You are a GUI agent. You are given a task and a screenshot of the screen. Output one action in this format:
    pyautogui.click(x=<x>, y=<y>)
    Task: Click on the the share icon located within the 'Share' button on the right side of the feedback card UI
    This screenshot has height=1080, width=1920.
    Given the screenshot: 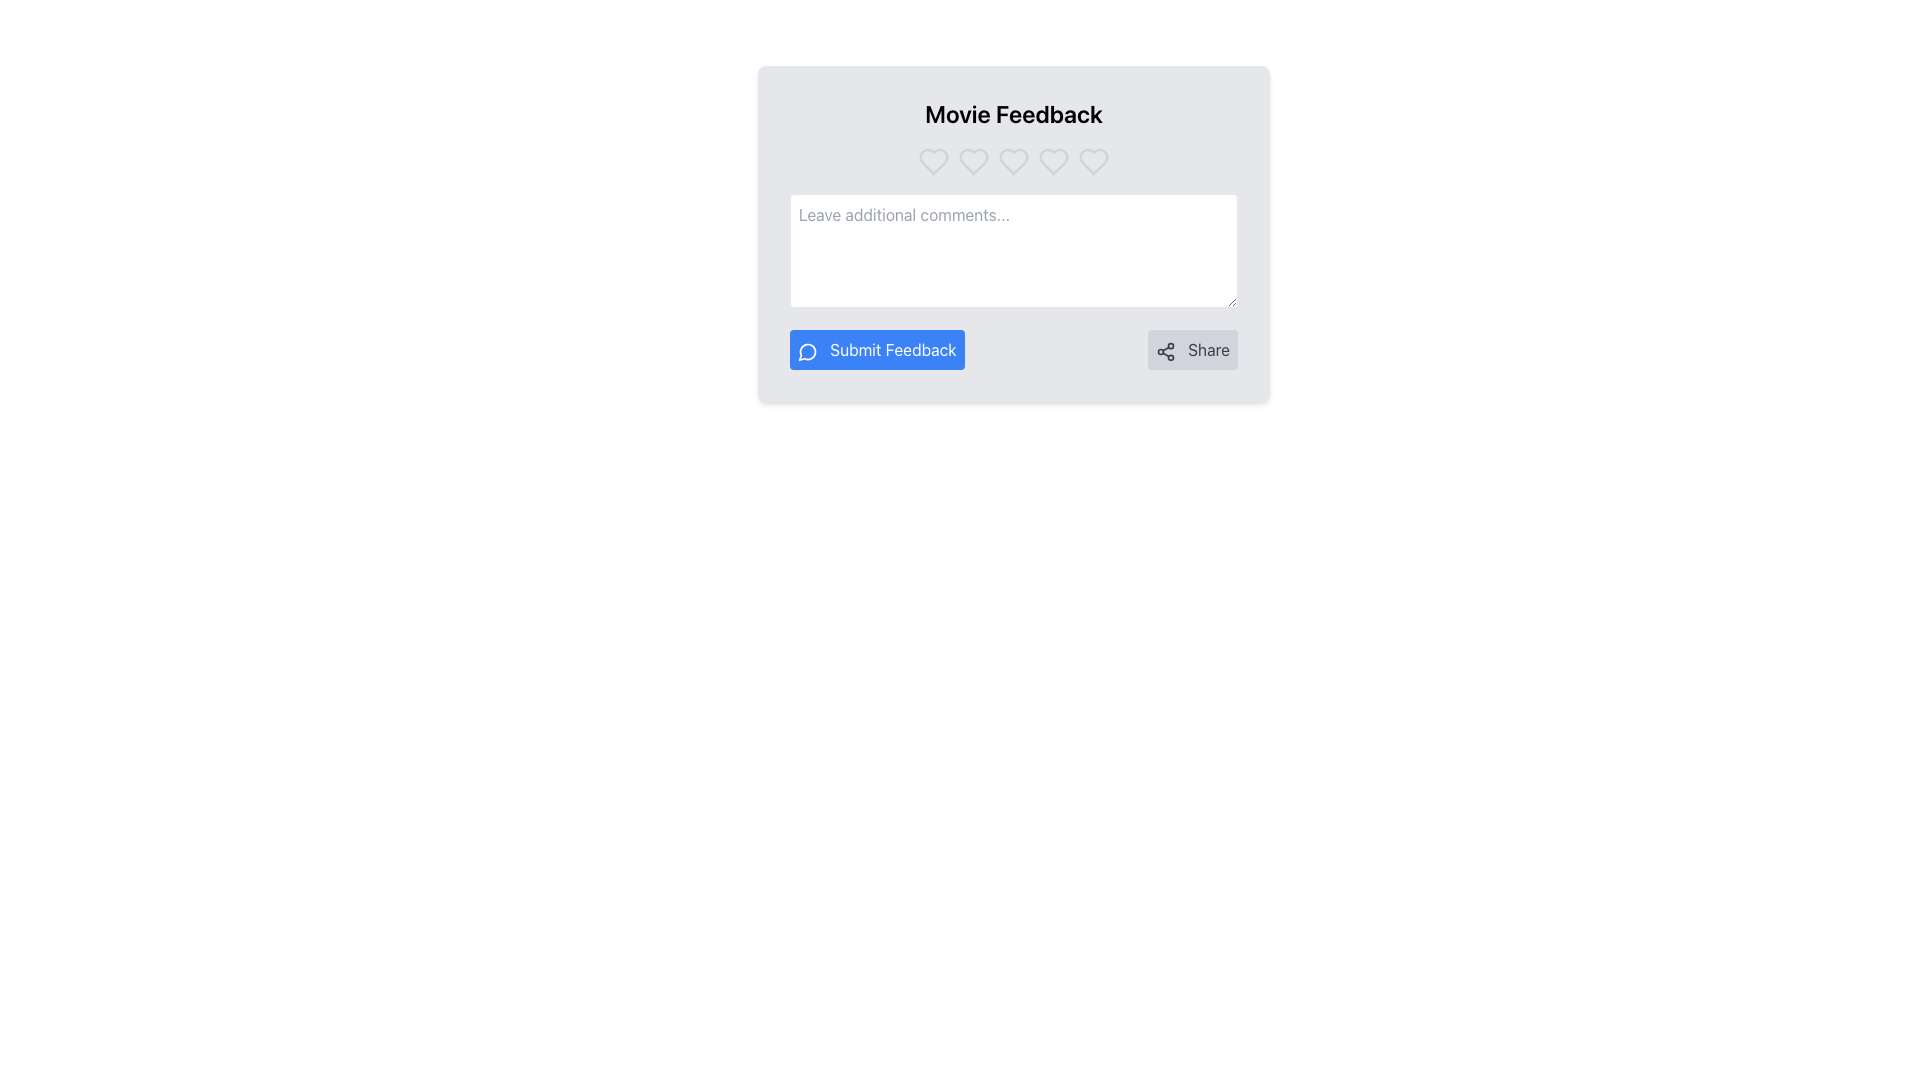 What is the action you would take?
    pyautogui.click(x=1166, y=350)
    